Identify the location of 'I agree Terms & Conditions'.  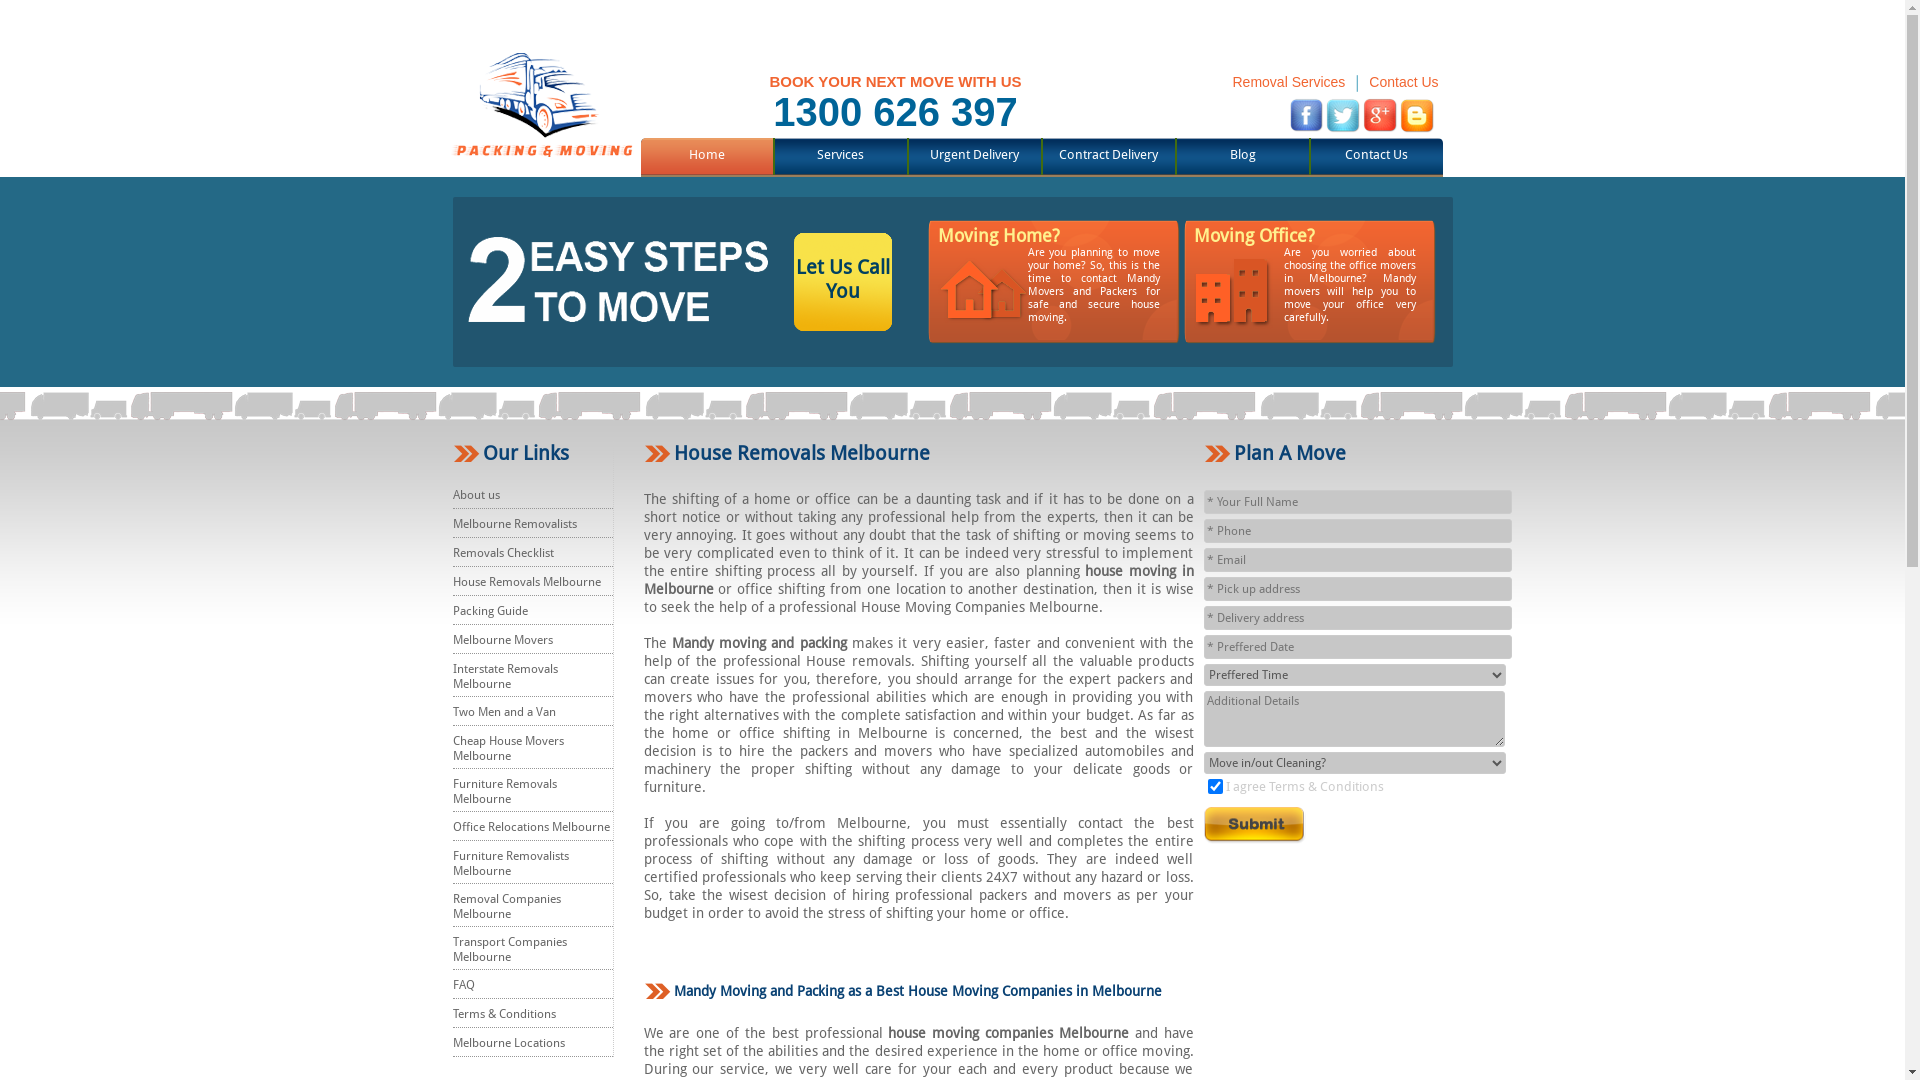
(1305, 785).